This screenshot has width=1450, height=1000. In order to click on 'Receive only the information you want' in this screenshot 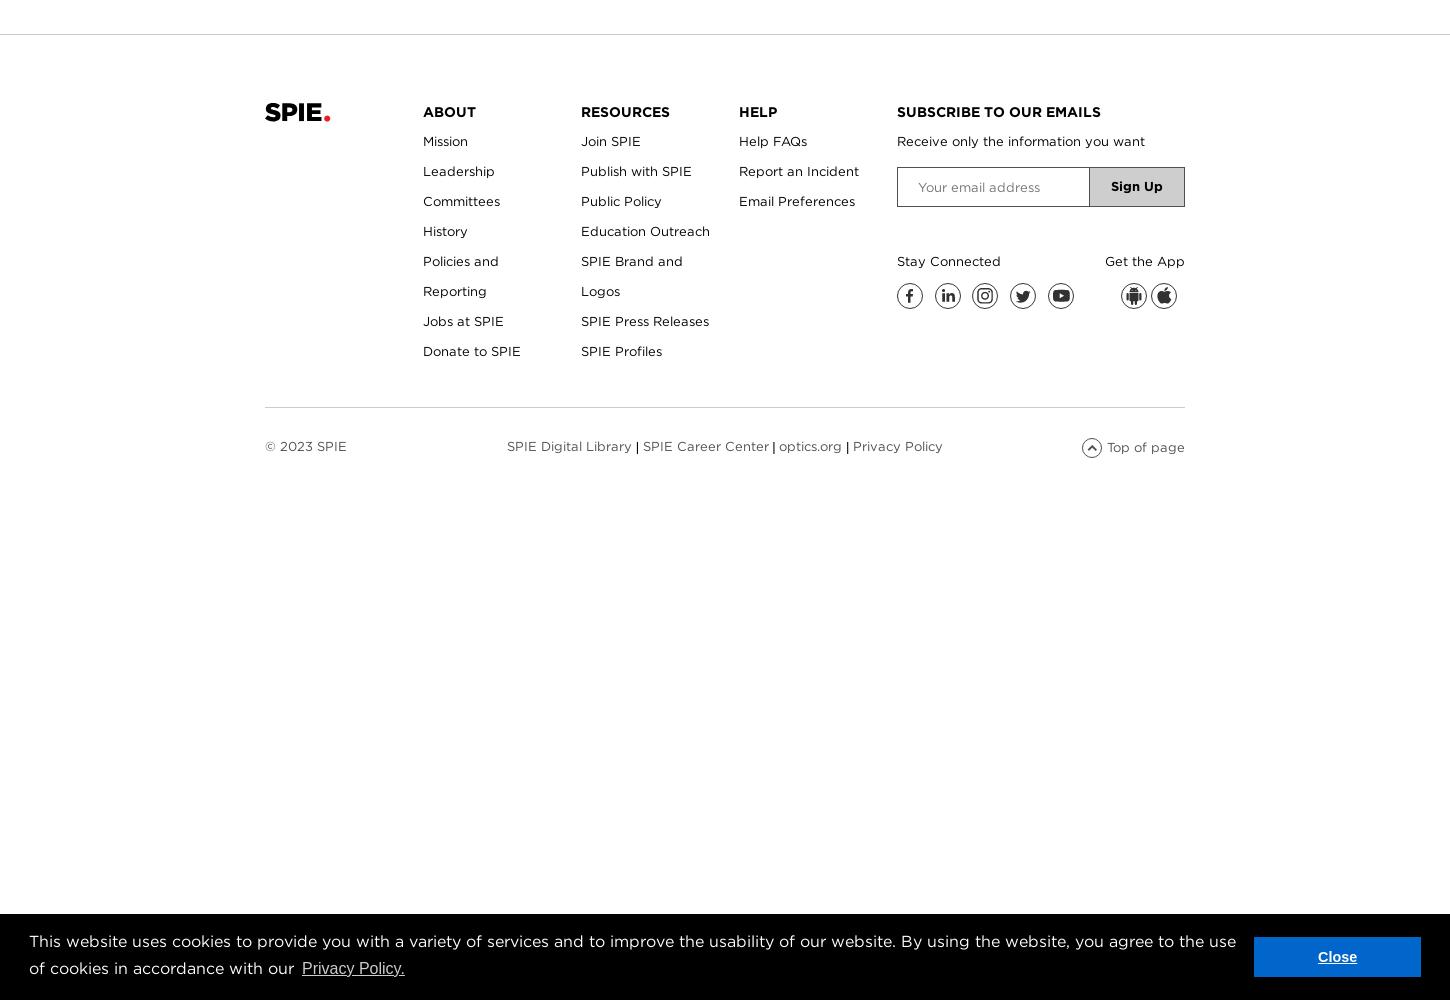, I will do `click(895, 141)`.